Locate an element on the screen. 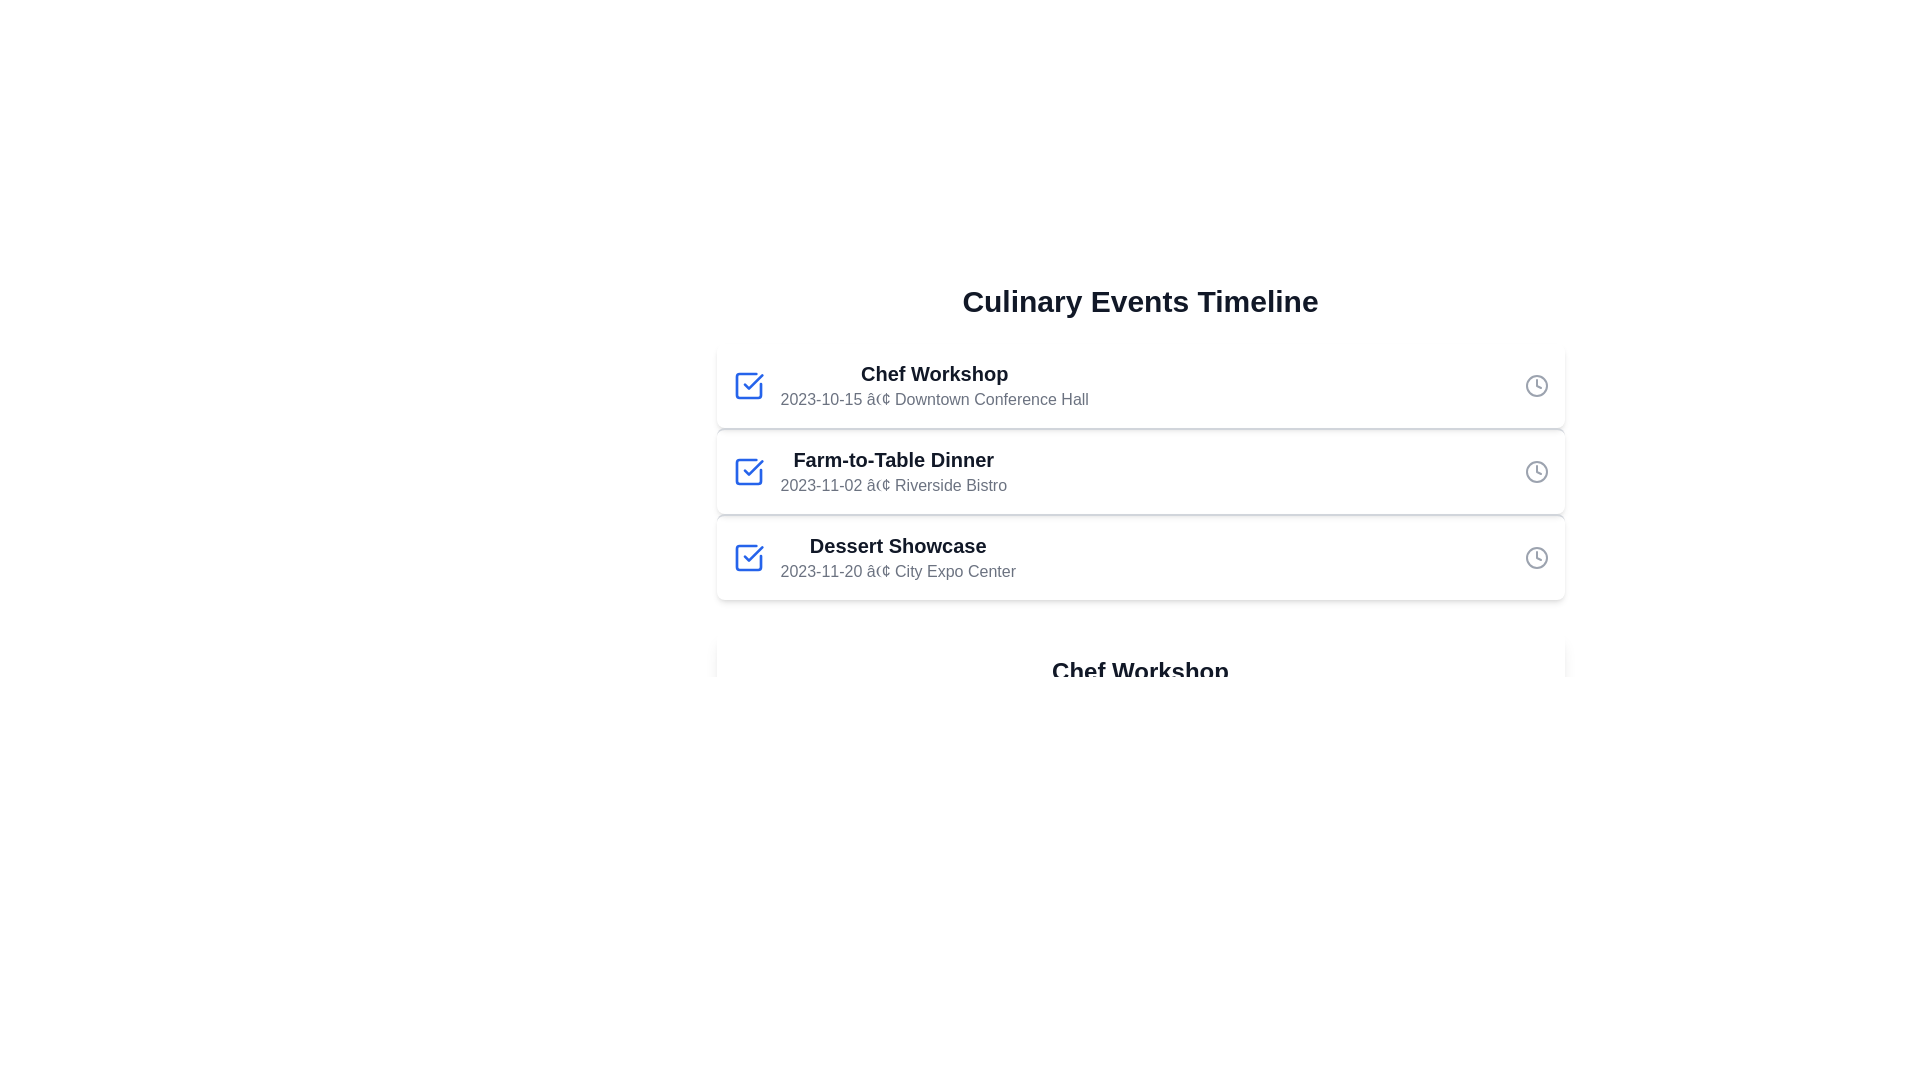  the text label describing the third event item in the timeline interface, which provides its title, date, and venue, located below 'Chef Workshop' and 'Farm-to-Table Dinner' is located at coordinates (874, 558).